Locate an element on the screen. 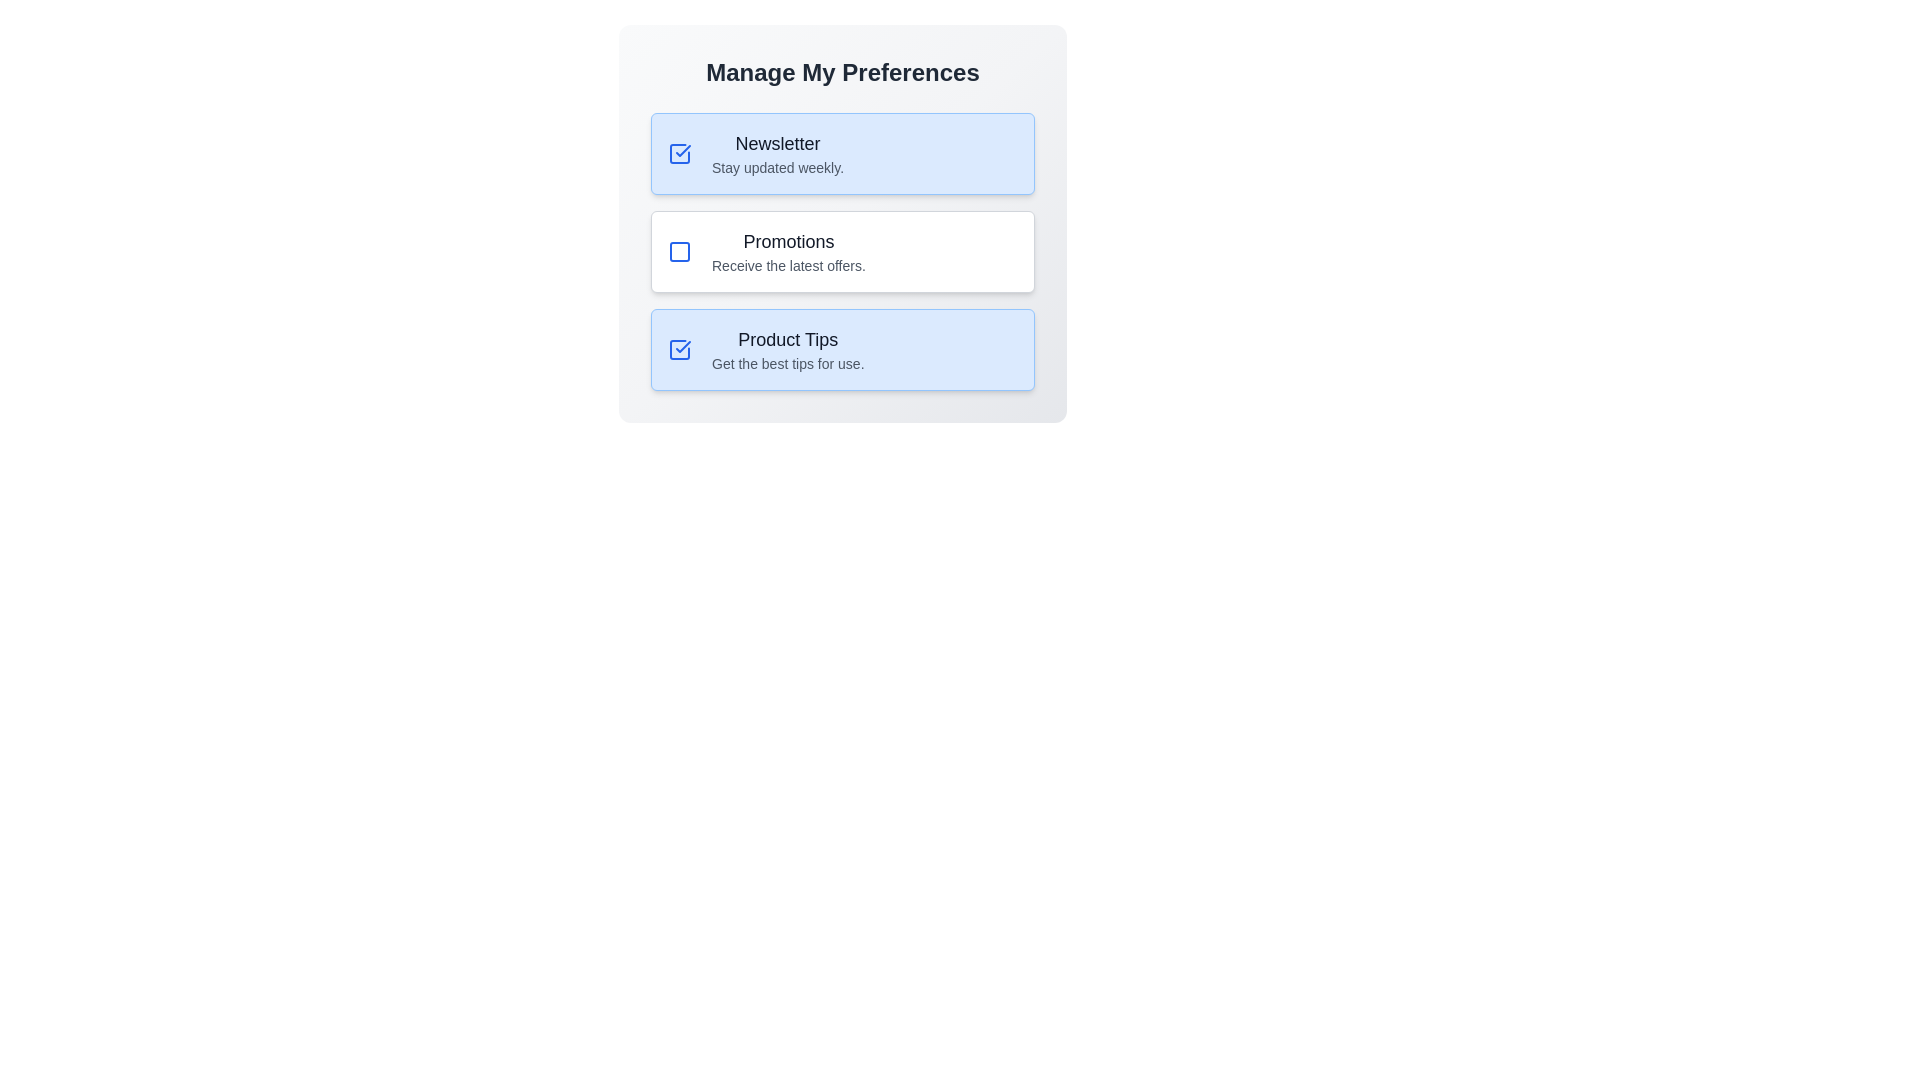 The image size is (1920, 1080). the 'Newsletter' text label, which is displayed in a large dark gray font near the top-left of the first option in a vertical list of preferences is located at coordinates (776, 142).